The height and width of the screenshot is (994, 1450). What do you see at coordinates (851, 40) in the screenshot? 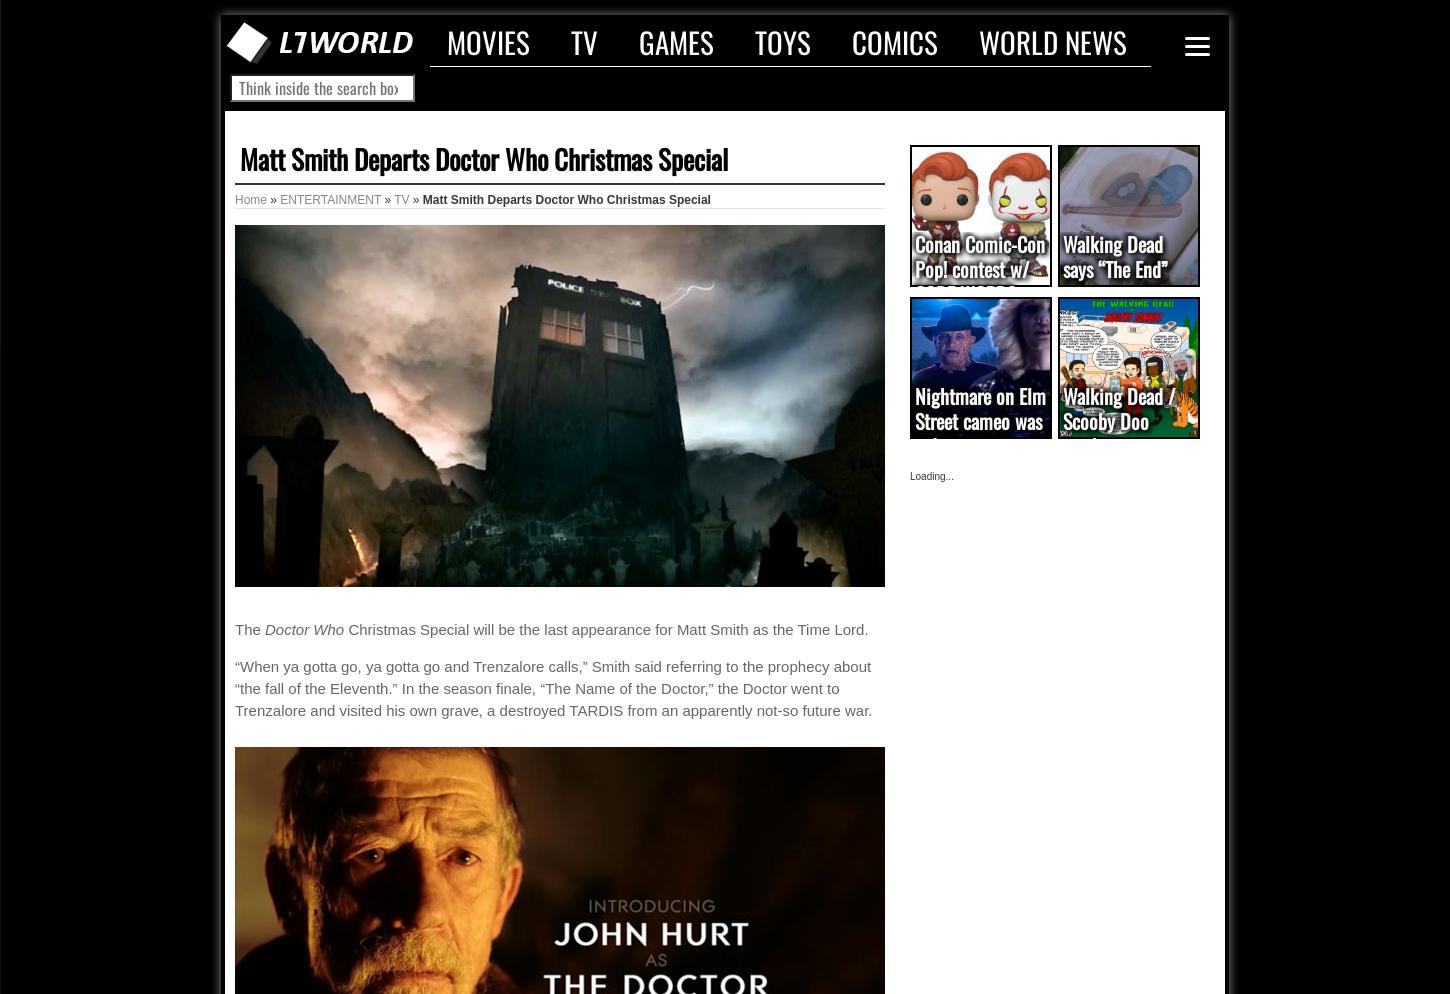
I see `'COMICS'` at bounding box center [851, 40].